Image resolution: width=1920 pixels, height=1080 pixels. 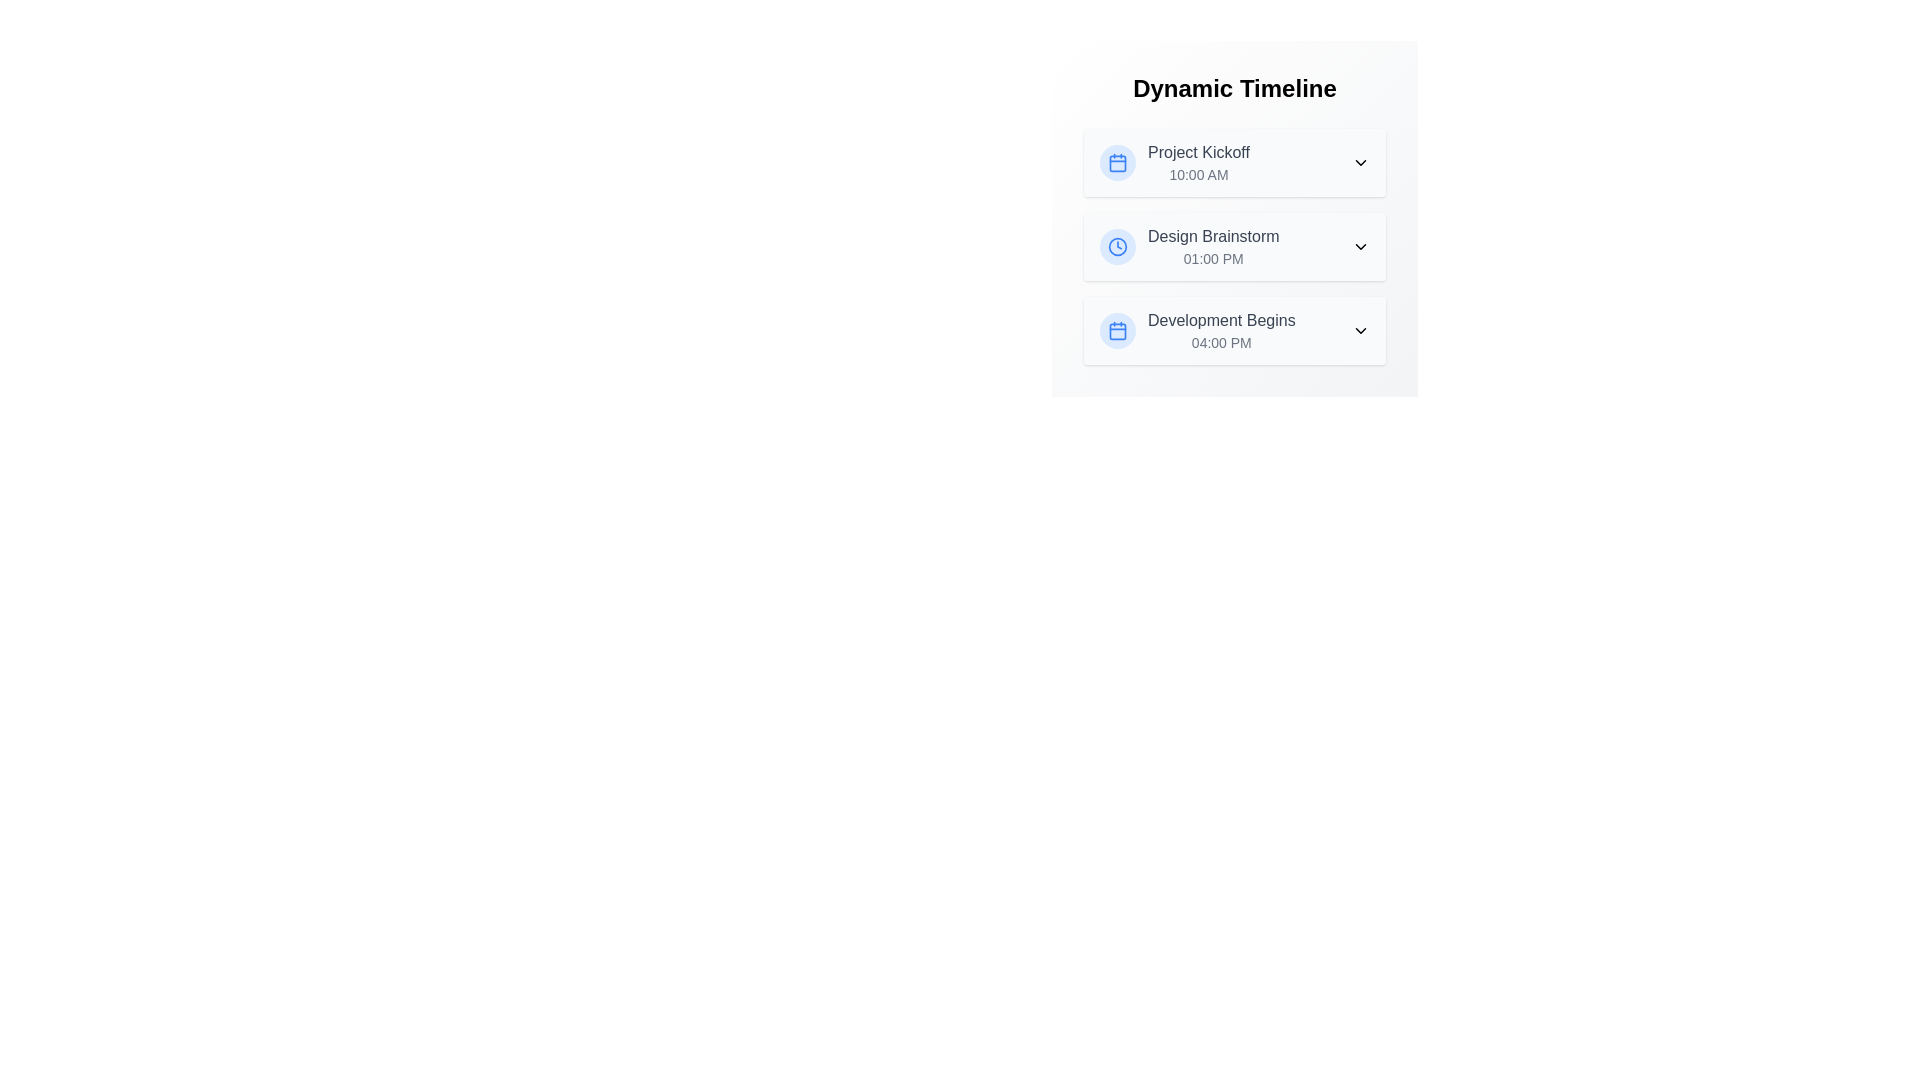 I want to click on the circular icon with a light blue background and a clock symbol, located to the left of 'Design Brainstorm' and '01:00 PM' in the timeline list, so click(x=1117, y=245).